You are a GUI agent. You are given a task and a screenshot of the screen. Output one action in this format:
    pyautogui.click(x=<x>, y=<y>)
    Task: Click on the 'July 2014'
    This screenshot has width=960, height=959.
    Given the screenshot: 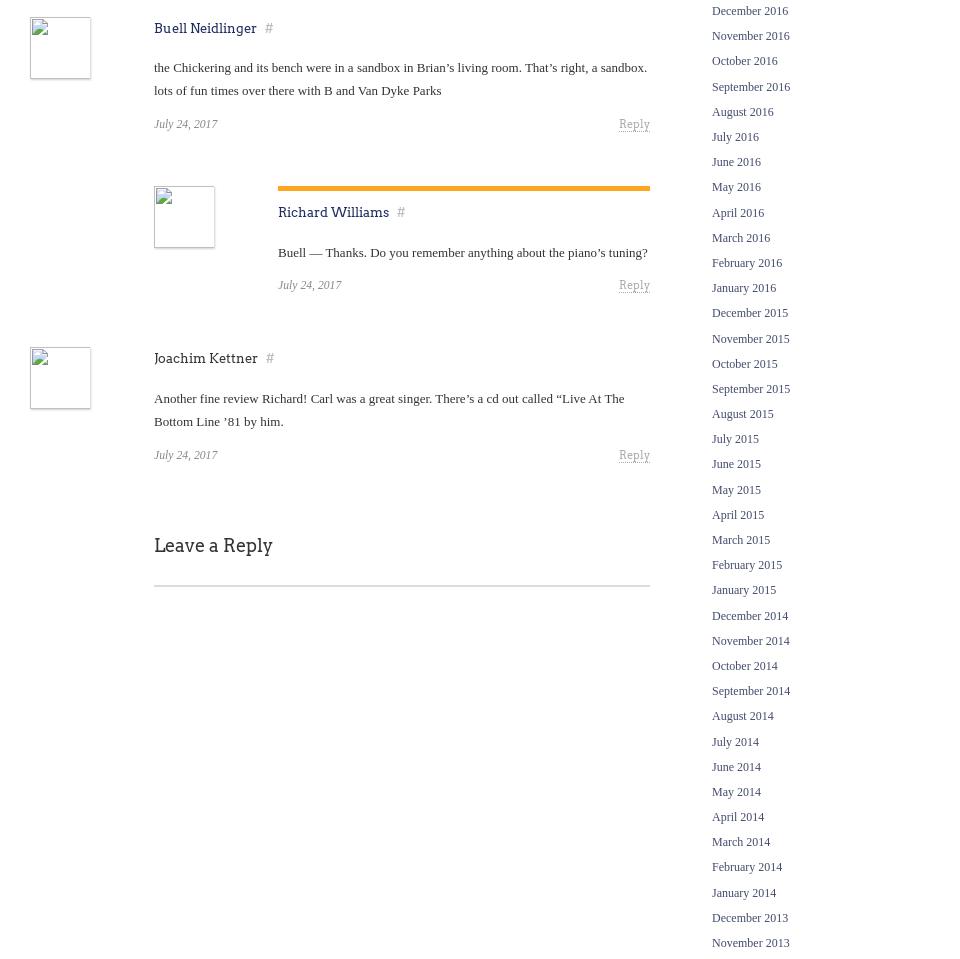 What is the action you would take?
    pyautogui.click(x=712, y=740)
    